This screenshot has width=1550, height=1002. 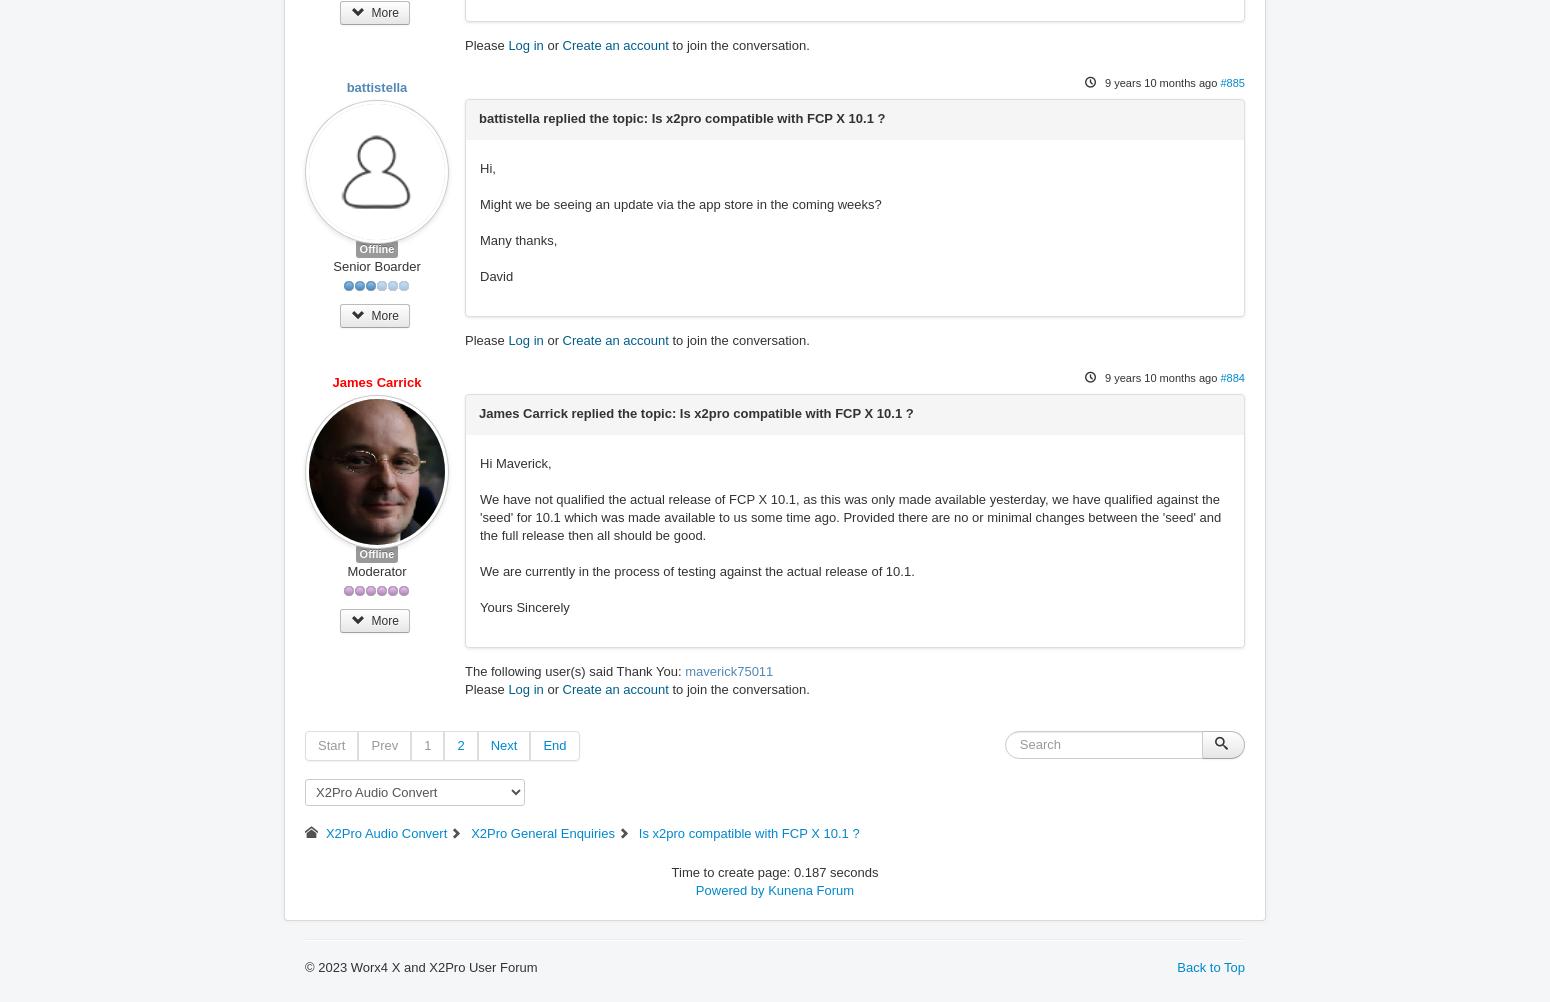 I want to click on 'James Carrick replied the topic: Is x2pro compatible with FCP X 10.1 ?', so click(x=694, y=413).